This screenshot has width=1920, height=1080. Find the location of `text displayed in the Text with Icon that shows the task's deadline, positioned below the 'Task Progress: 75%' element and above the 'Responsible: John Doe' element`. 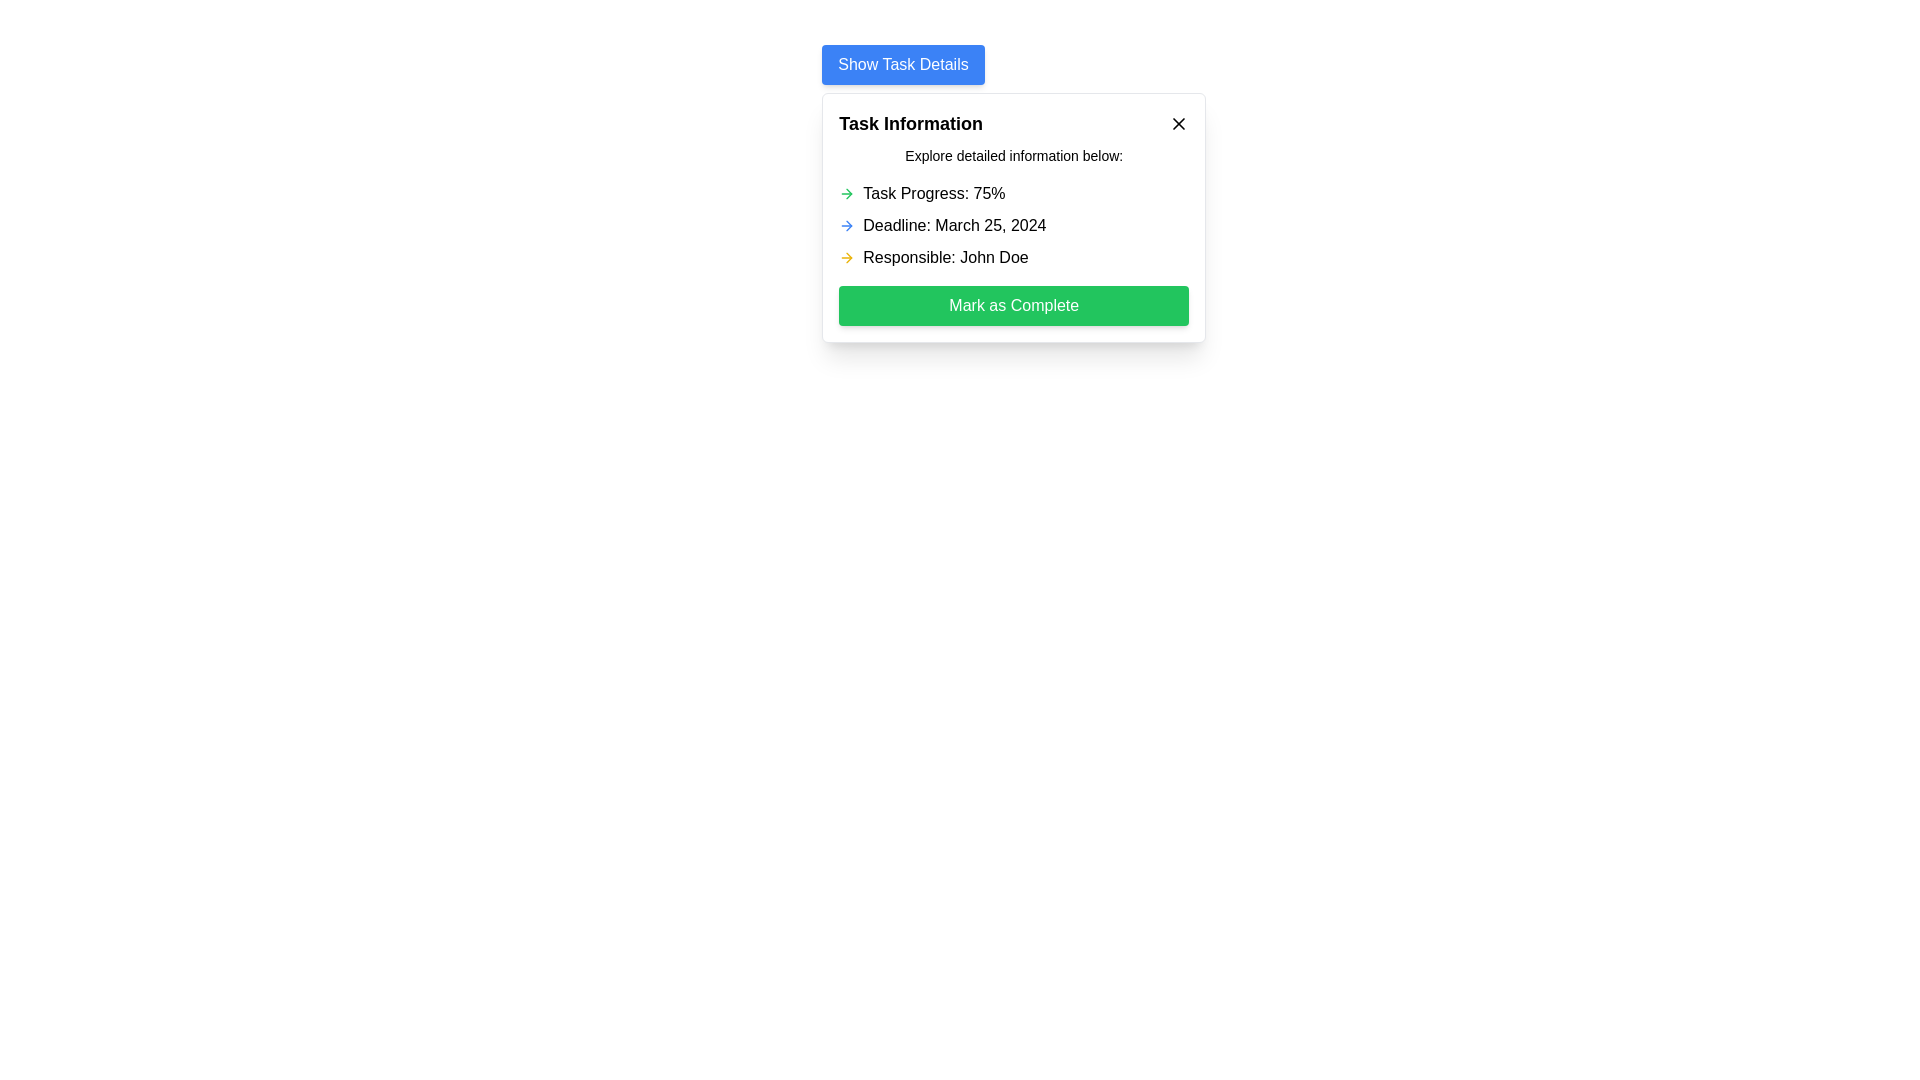

text displayed in the Text with Icon that shows the task's deadline, positioned below the 'Task Progress: 75%' element and above the 'Responsible: John Doe' element is located at coordinates (1014, 225).